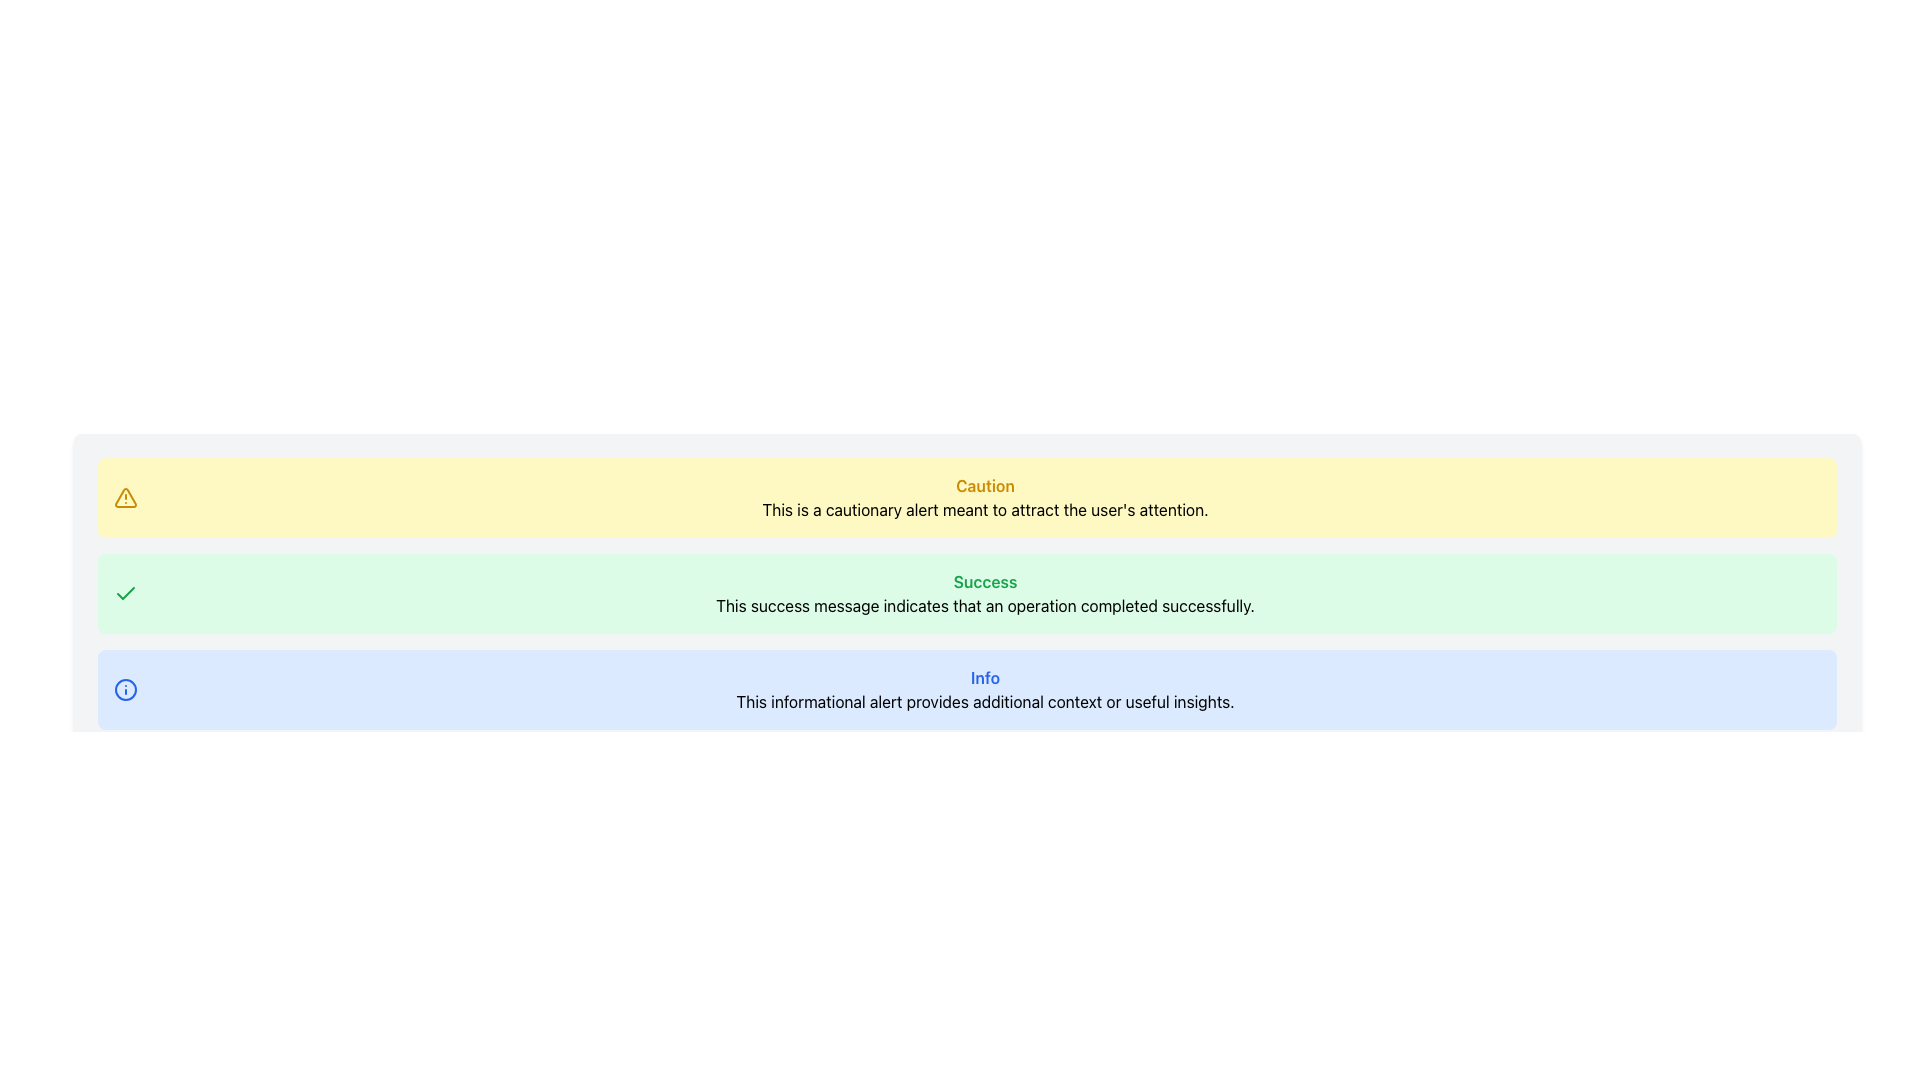 The image size is (1920, 1080). What do you see at coordinates (985, 604) in the screenshot?
I see `success message displayed in the text label that indicates an operation completed successfully, which is visually distinct with a green highlighted background` at bounding box center [985, 604].